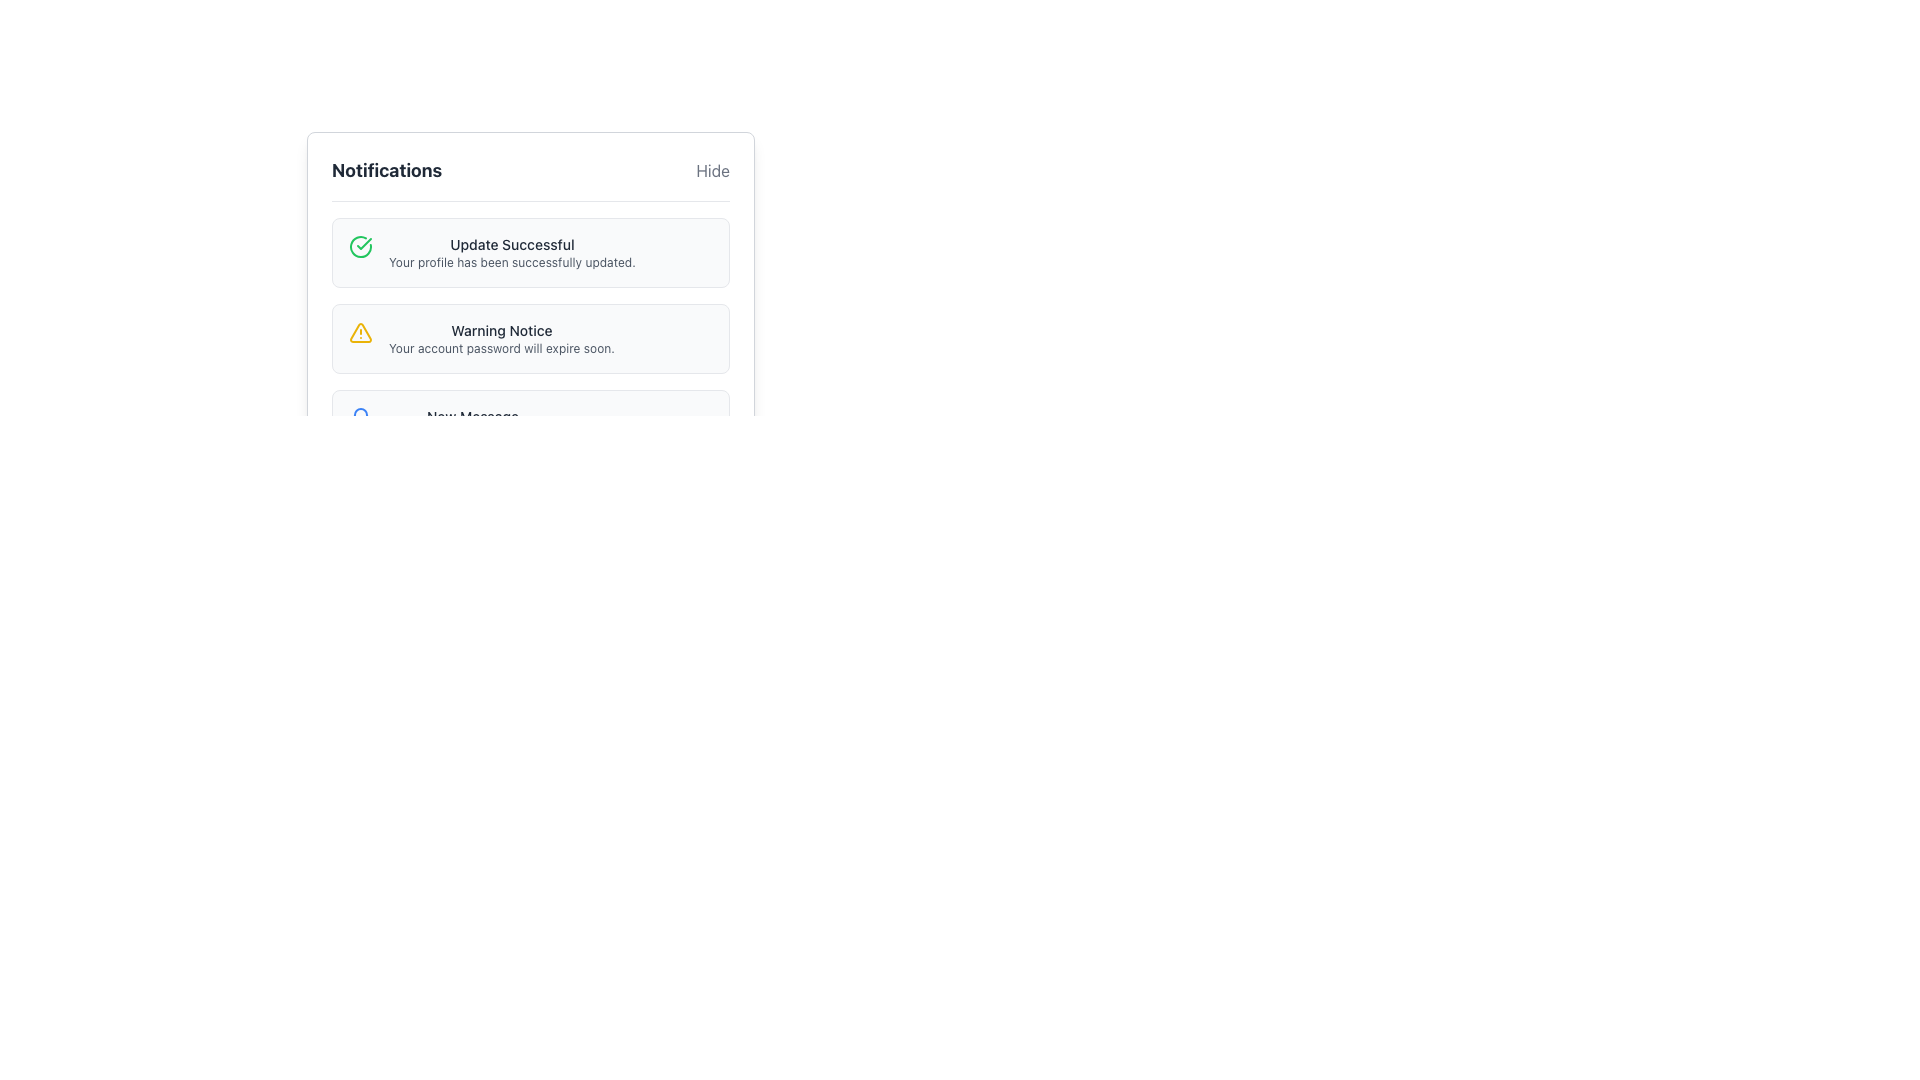 The image size is (1920, 1080). Describe the element at coordinates (713, 169) in the screenshot. I see `the toggle button located to the far right of the 'Notifications' title to change its color` at that location.